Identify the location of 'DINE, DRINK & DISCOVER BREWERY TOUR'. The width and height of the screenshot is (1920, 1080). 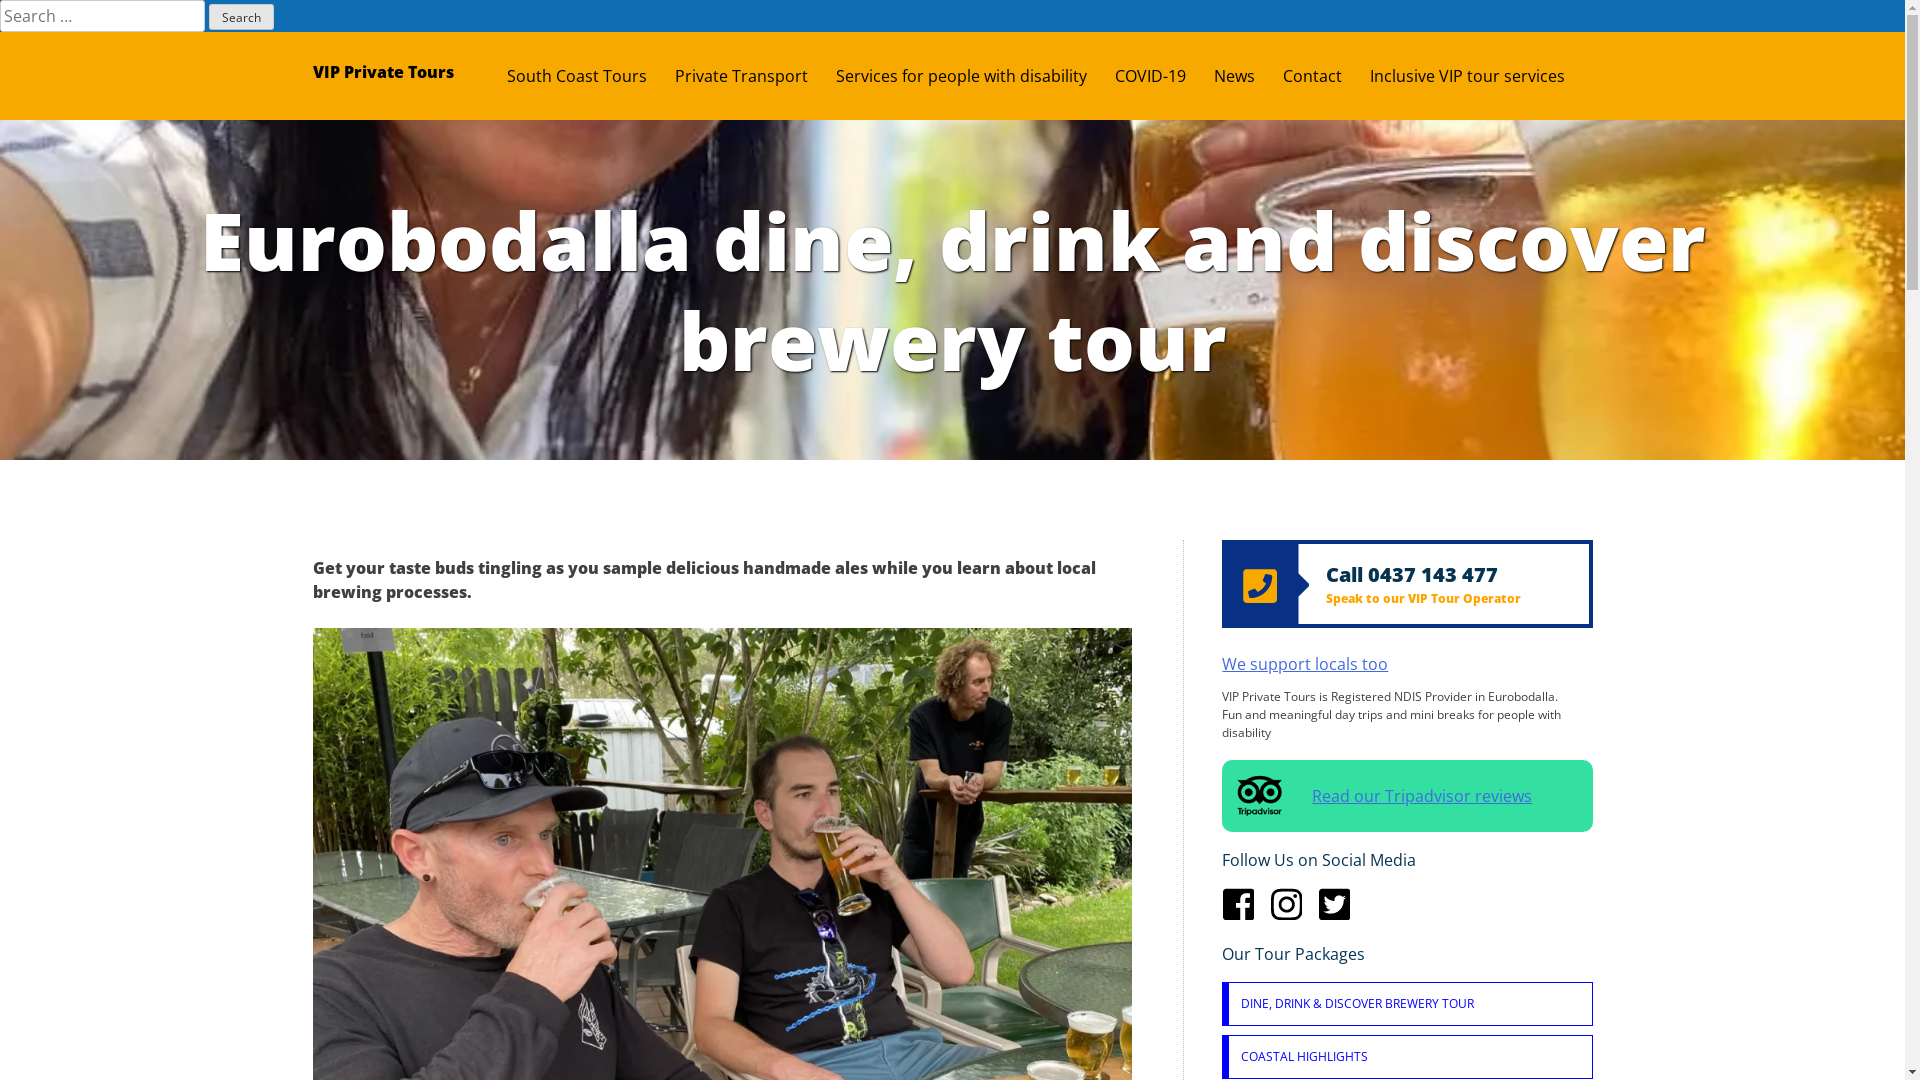
(1227, 1003).